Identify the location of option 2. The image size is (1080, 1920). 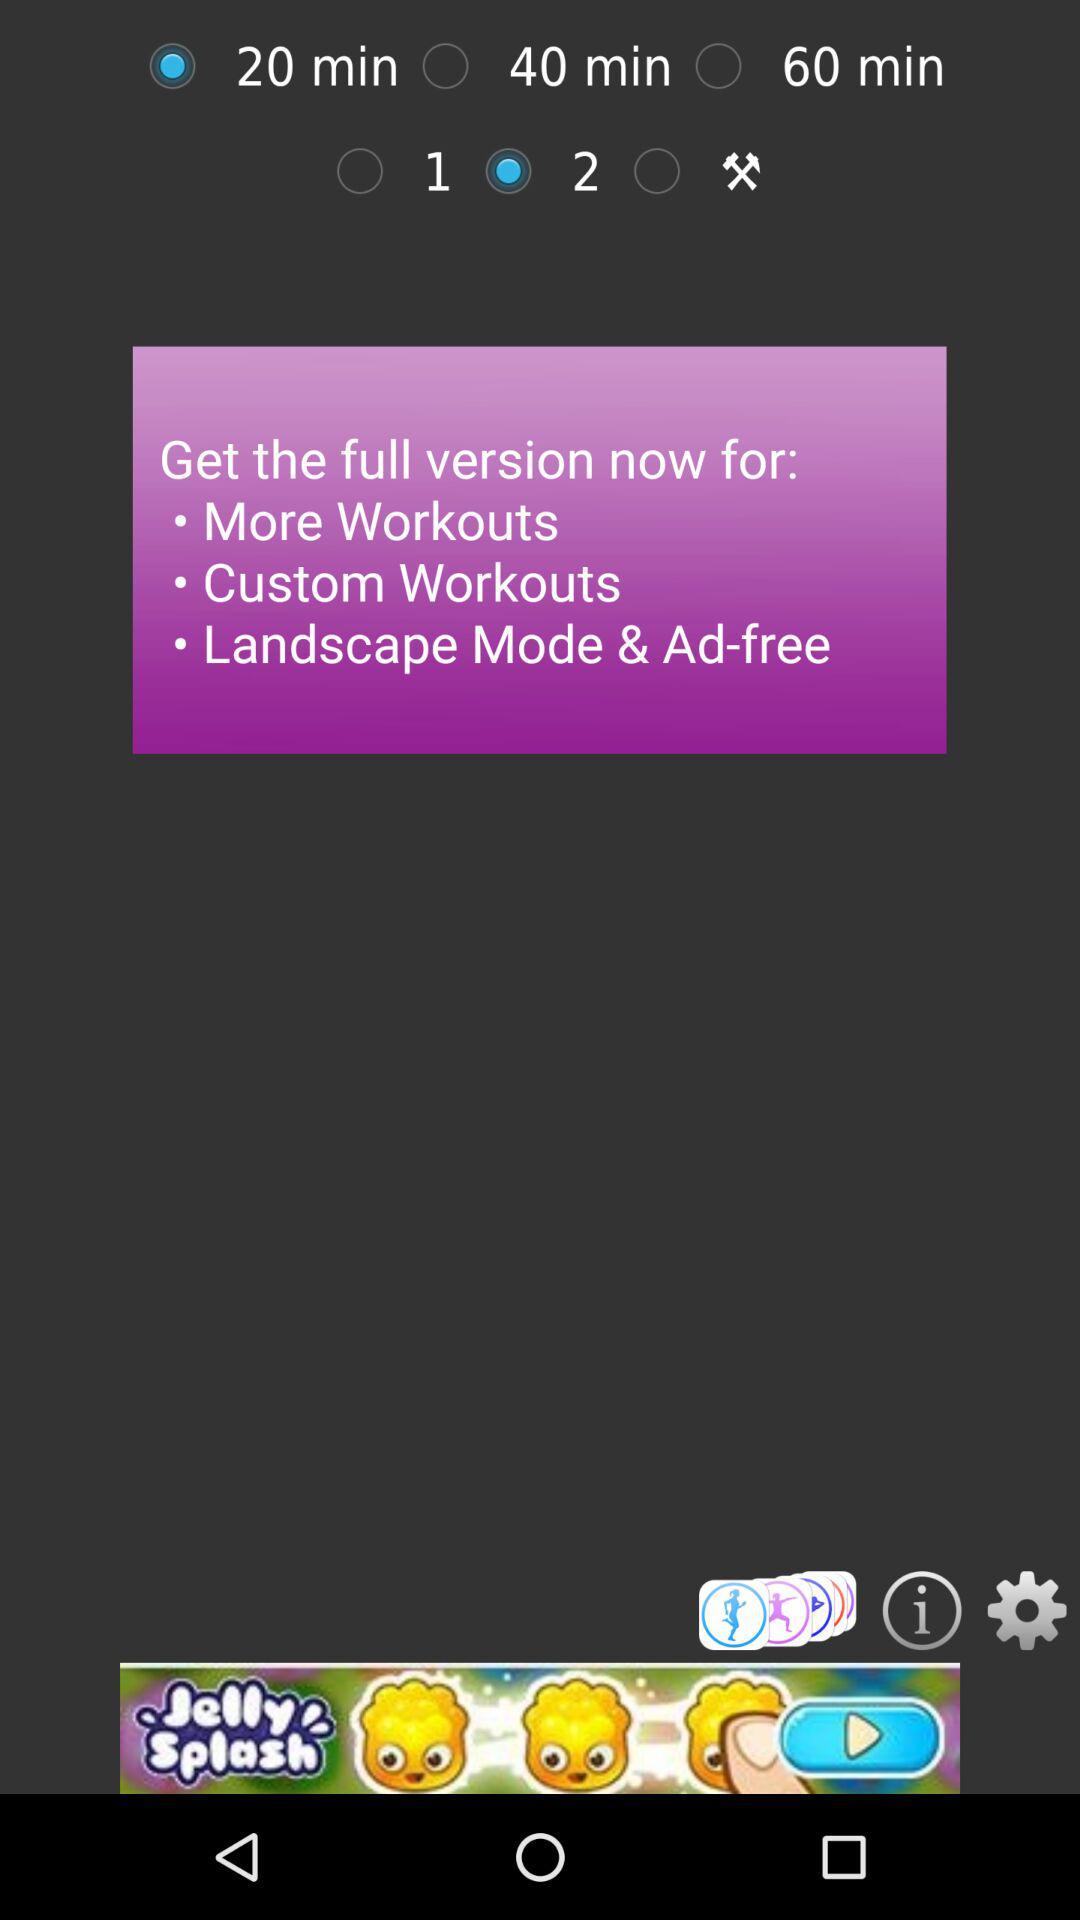
(518, 171).